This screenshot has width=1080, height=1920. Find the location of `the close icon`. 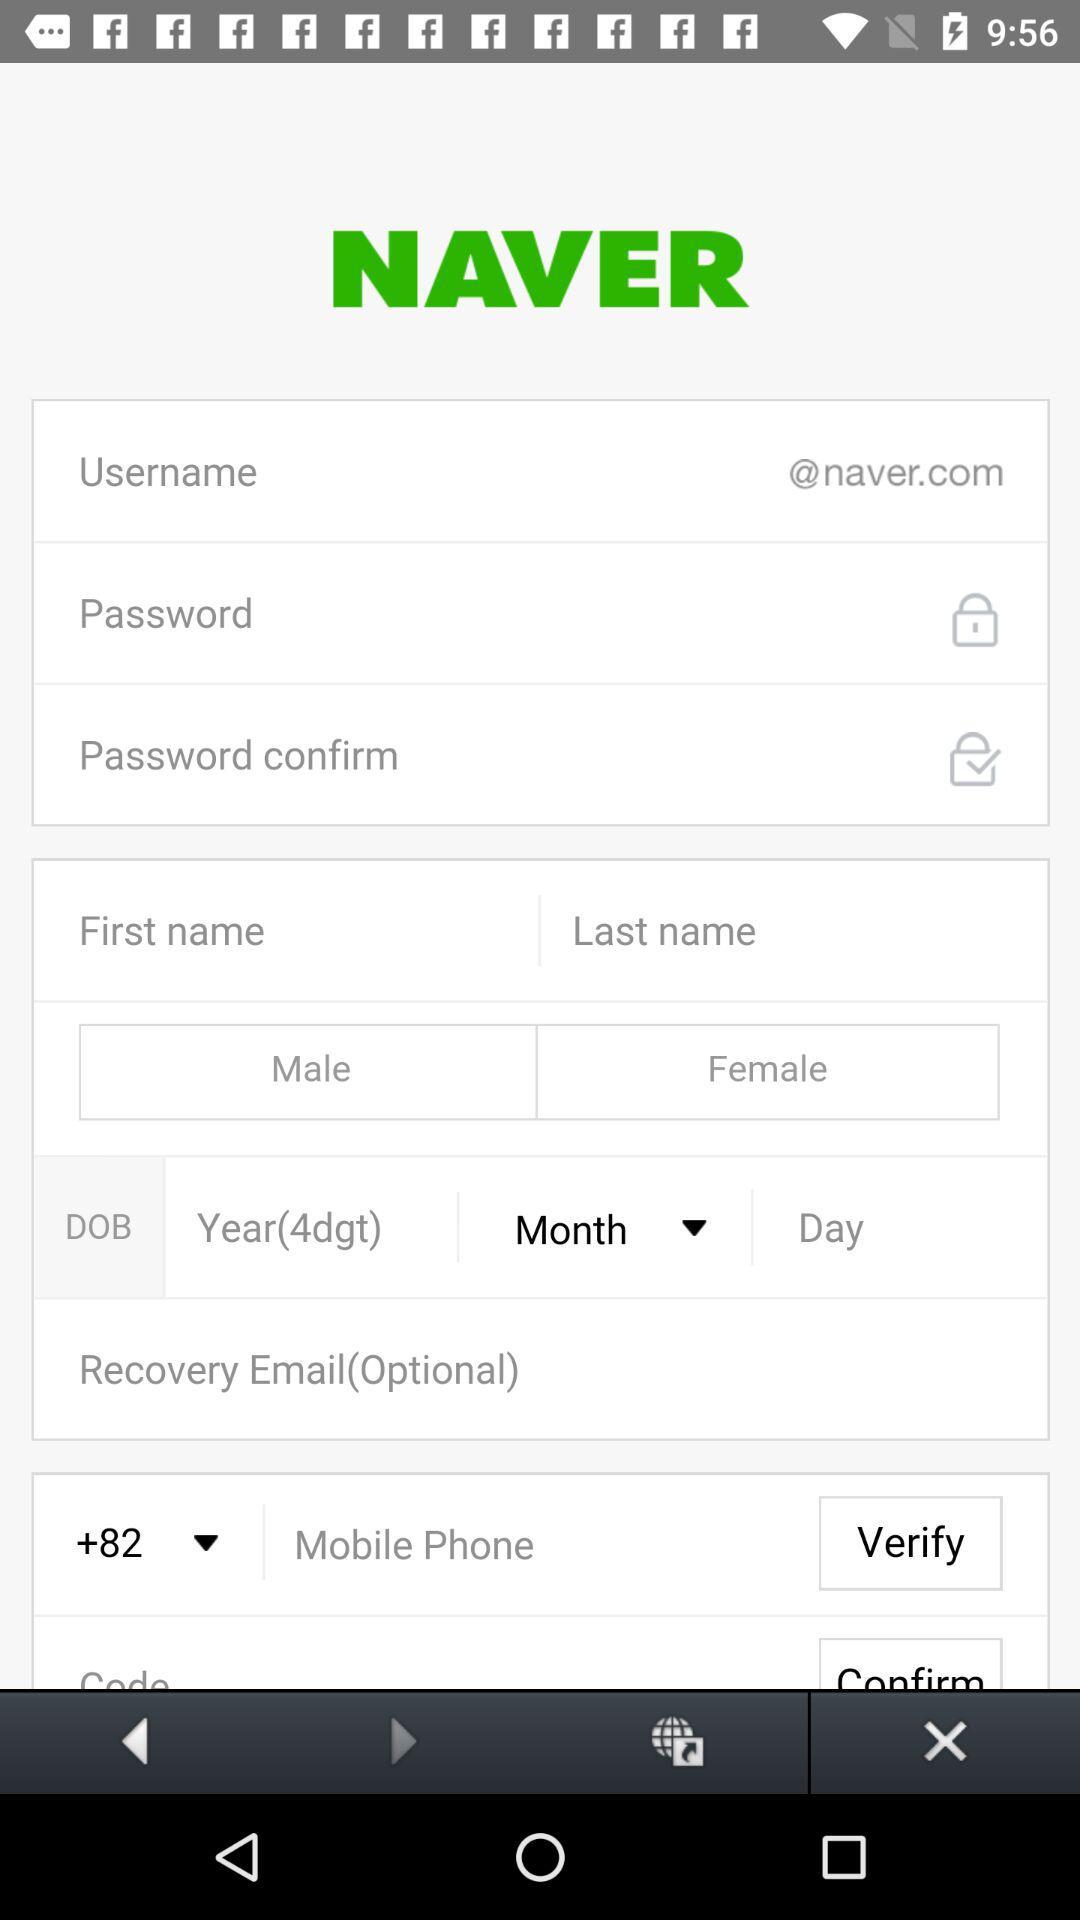

the close icon is located at coordinates (945, 1740).